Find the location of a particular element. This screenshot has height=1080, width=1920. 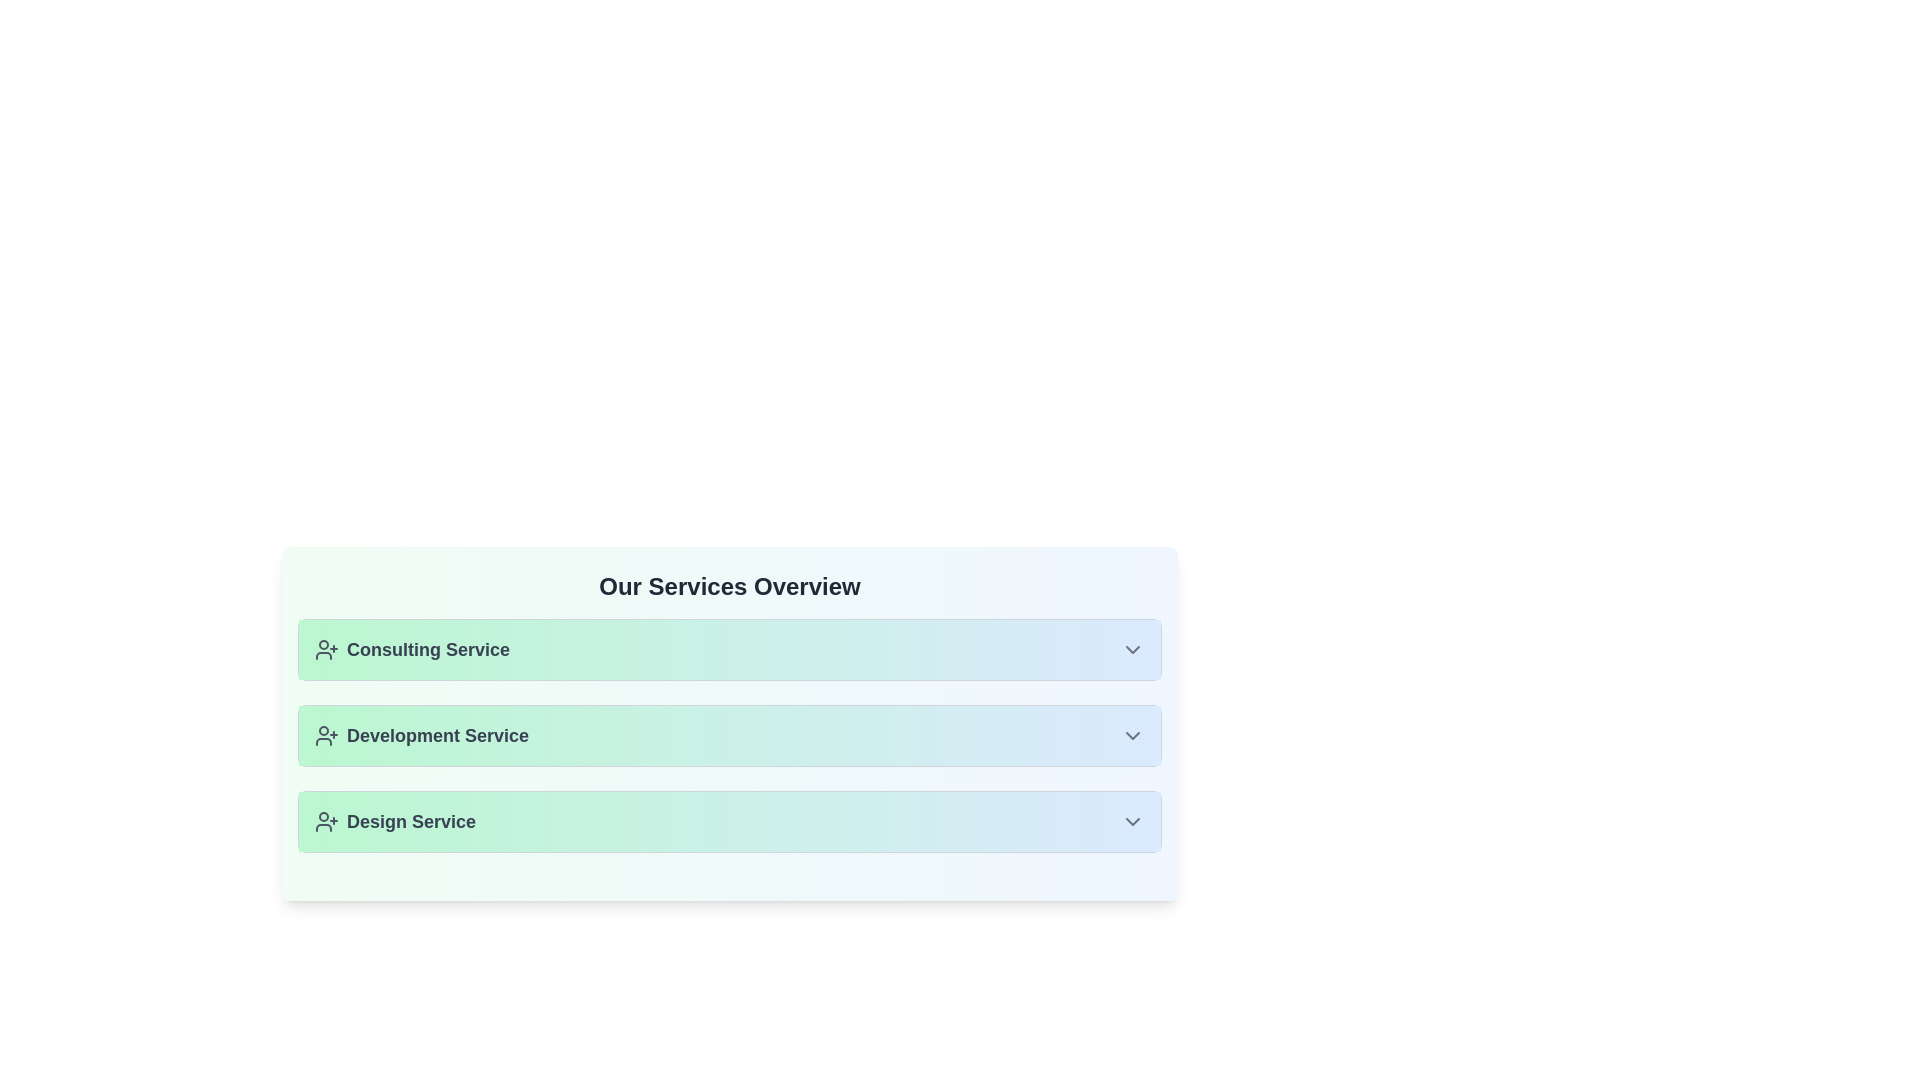

the 'Consulting Service' collapsible header for keyboard navigation is located at coordinates (728, 650).